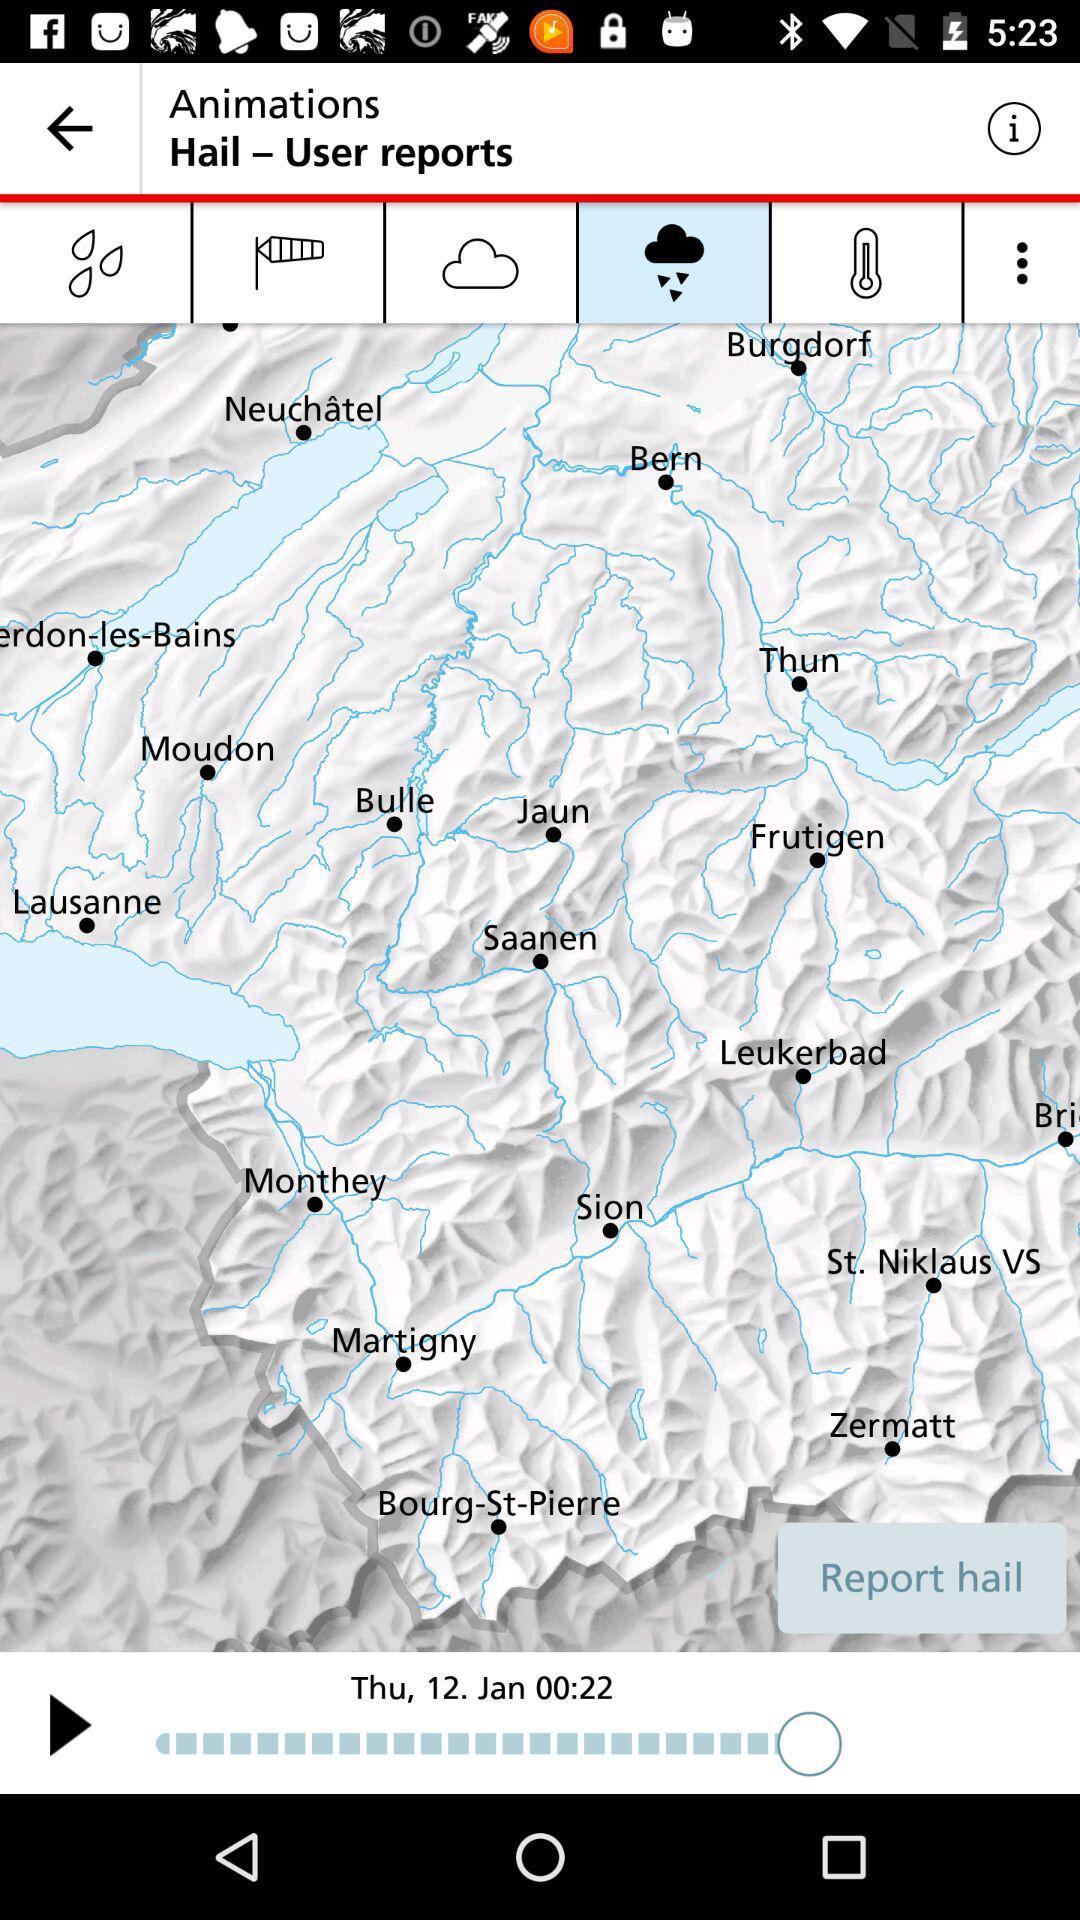 Image resolution: width=1080 pixels, height=1920 pixels. Describe the element at coordinates (69, 1723) in the screenshot. I see `the play icon` at that location.